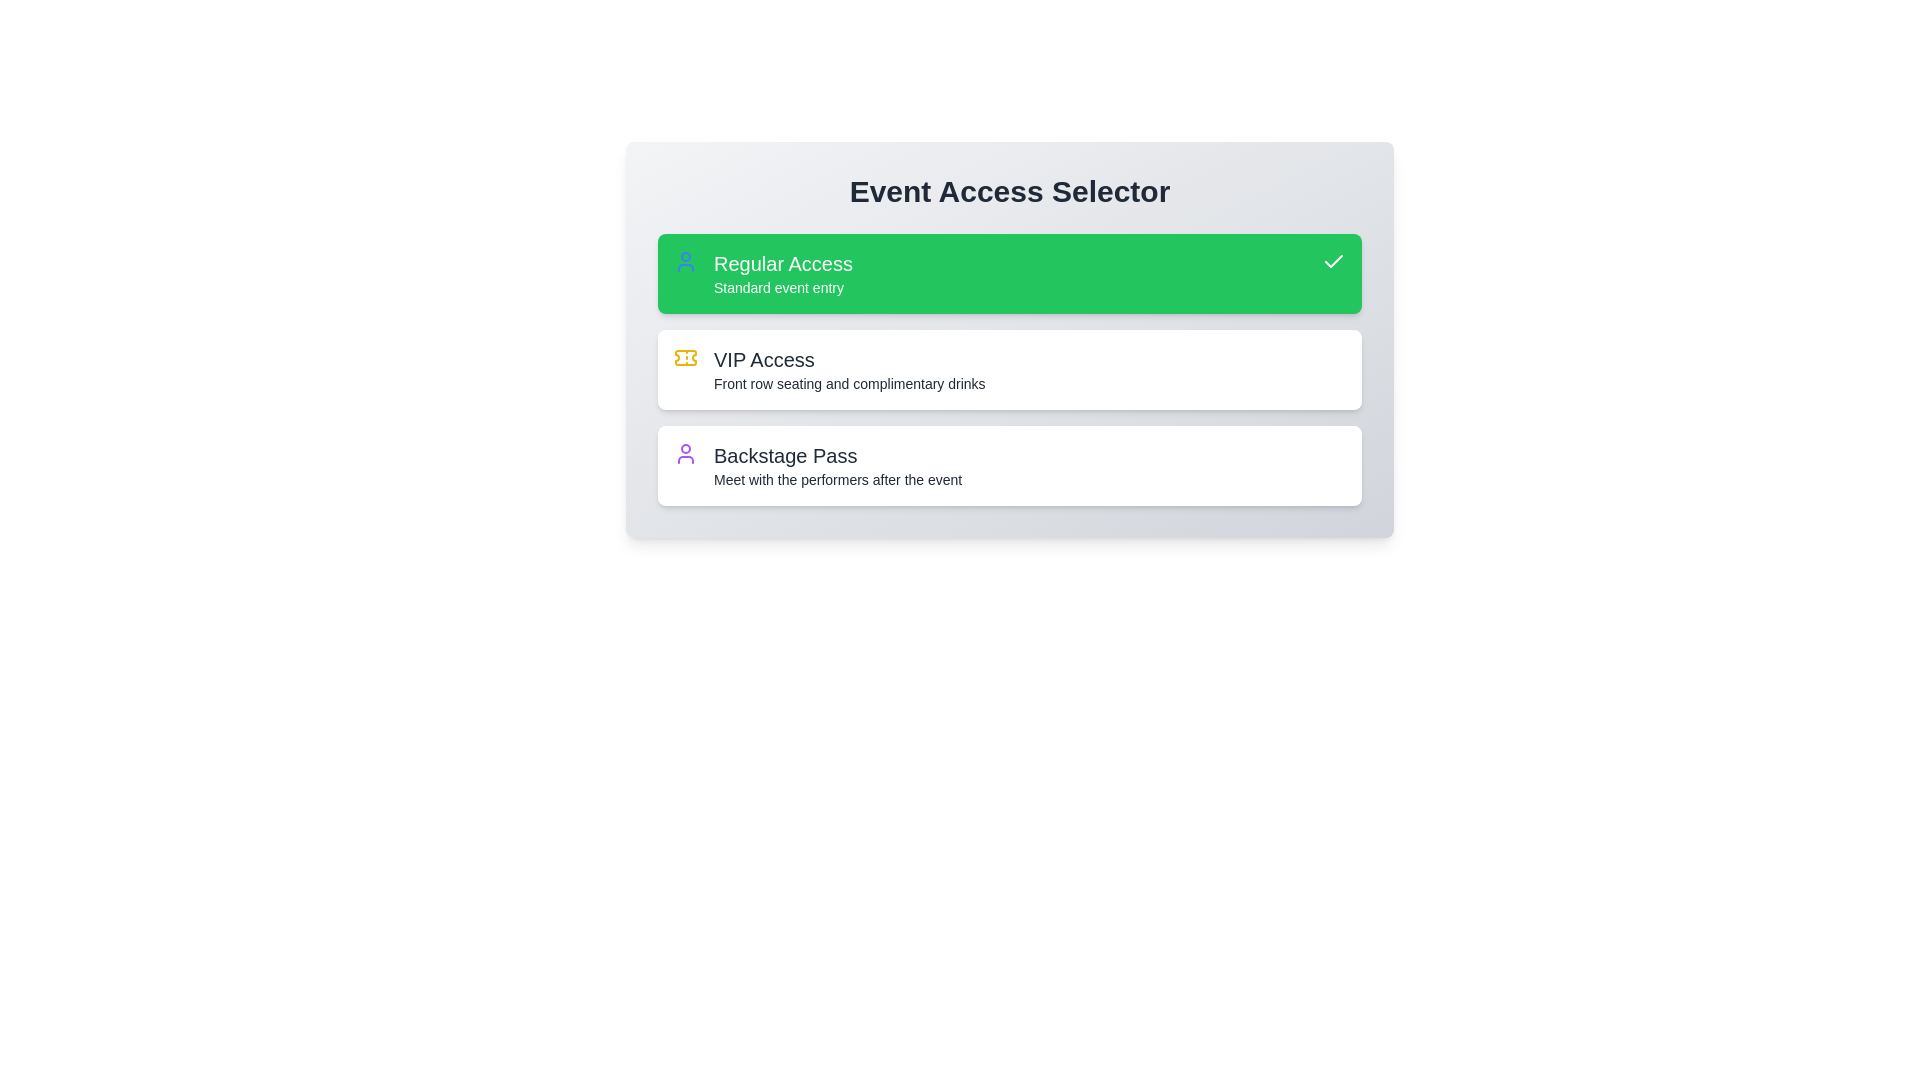  What do you see at coordinates (686, 357) in the screenshot?
I see `the distinctive yellow ticket icon, which is positioned to the left of the 'VIP Access' text label in the list of access options` at bounding box center [686, 357].